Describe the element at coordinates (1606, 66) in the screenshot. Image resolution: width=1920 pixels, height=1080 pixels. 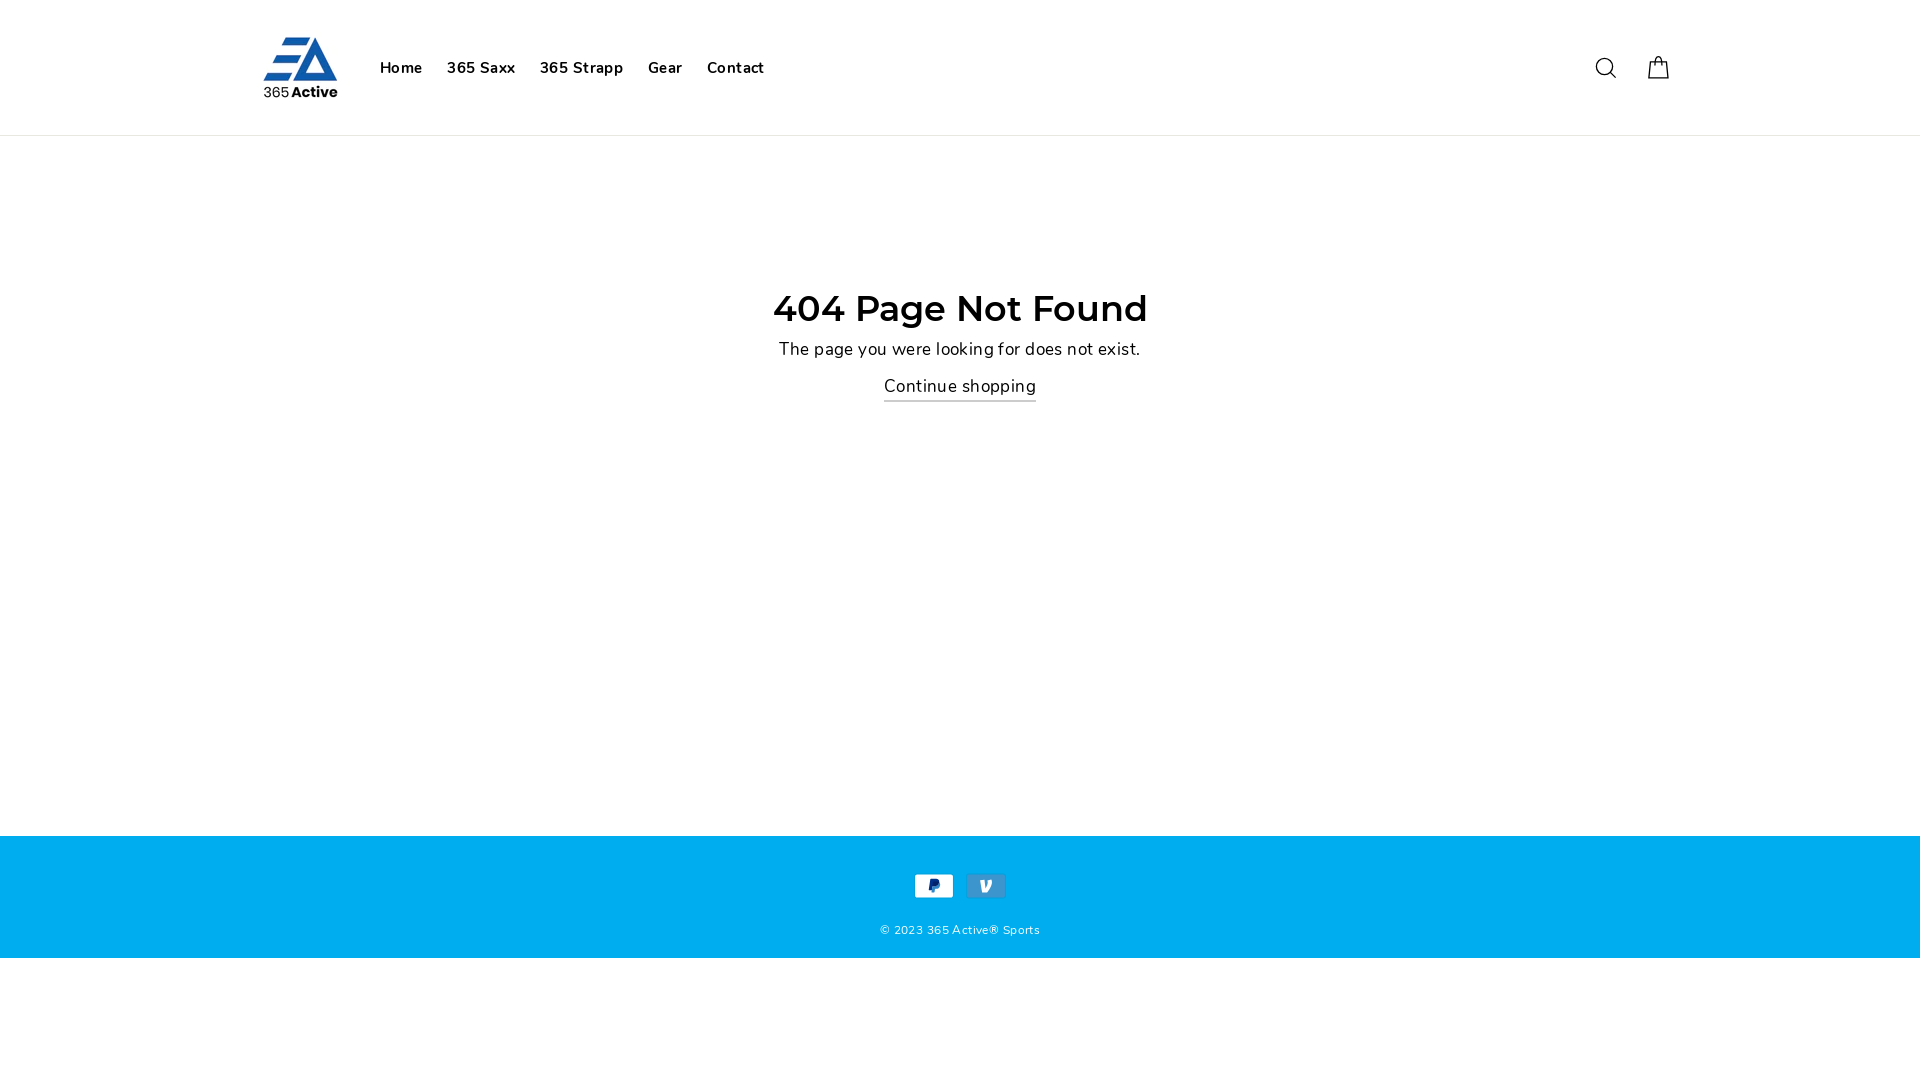
I see `'Search'` at that location.